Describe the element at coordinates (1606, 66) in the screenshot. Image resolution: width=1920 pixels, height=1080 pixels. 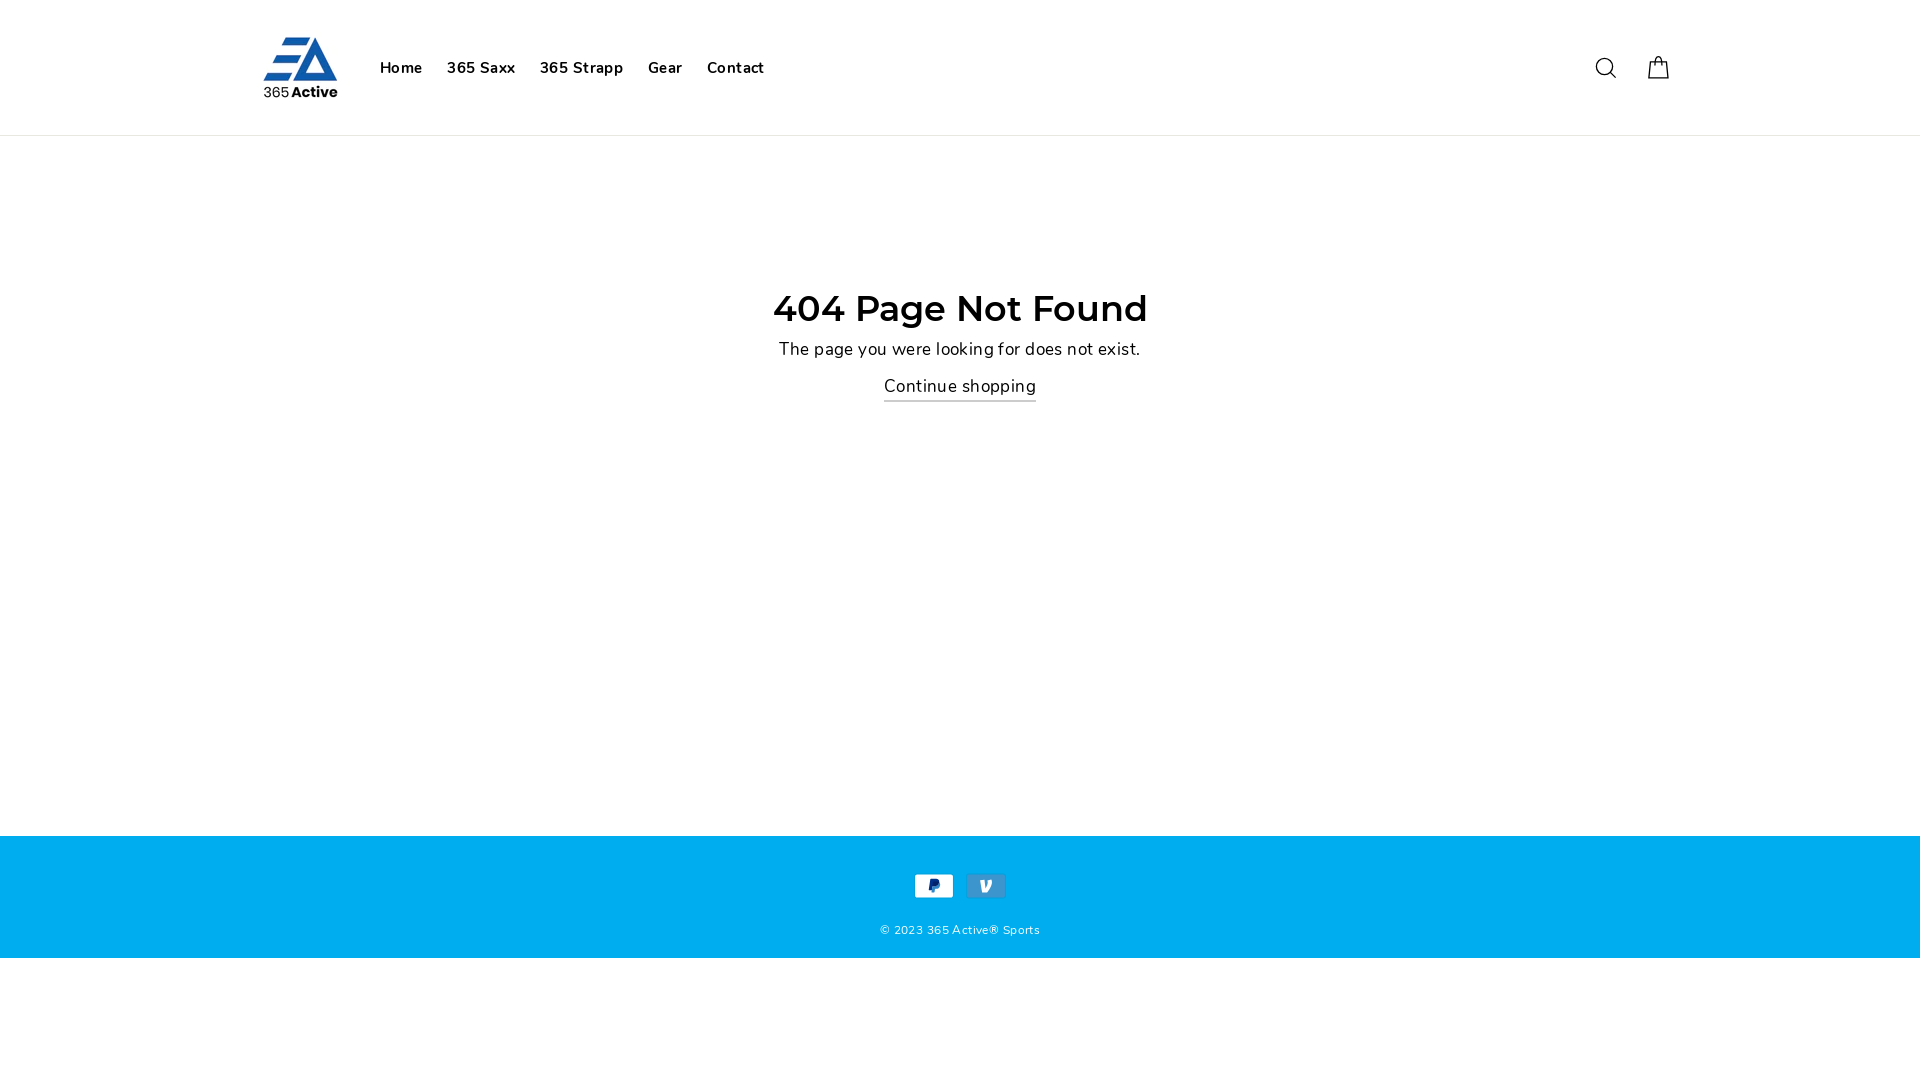
I see `'Search'` at that location.